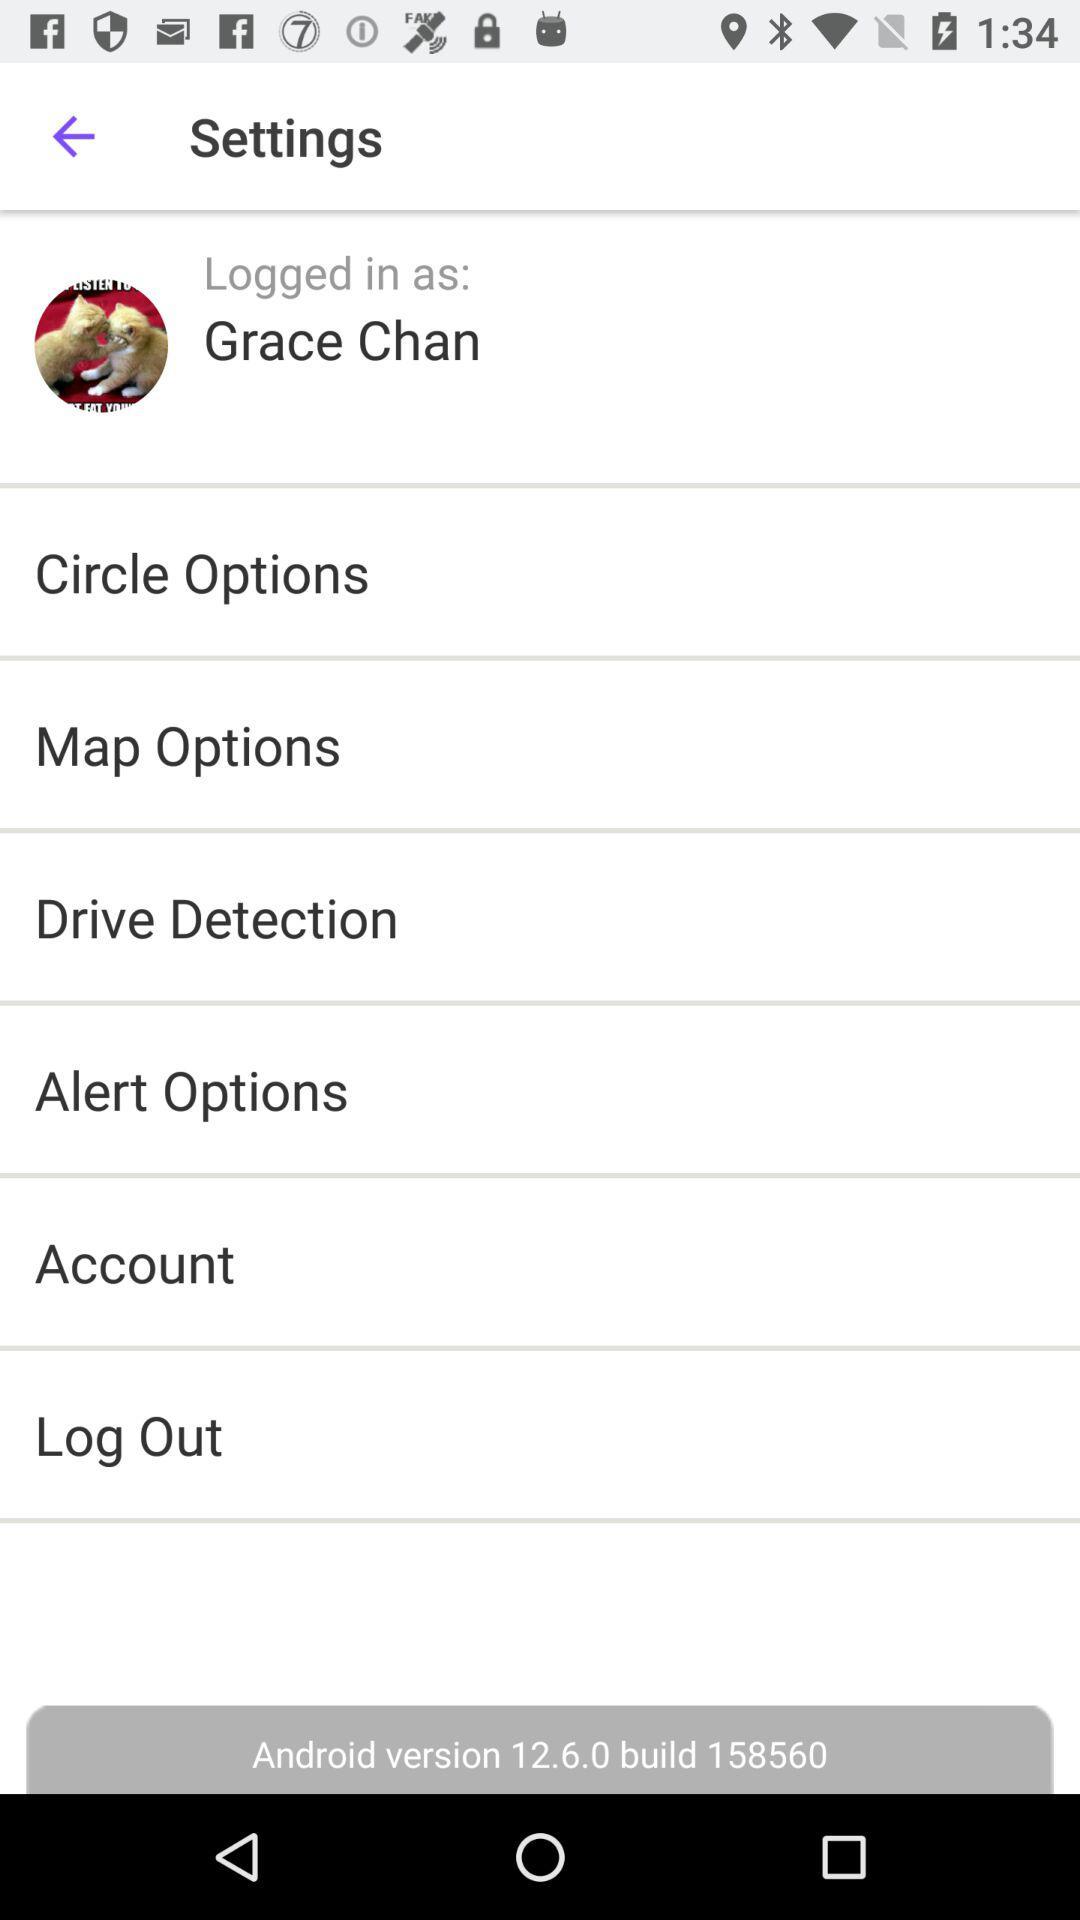  Describe the element at coordinates (216, 915) in the screenshot. I see `drive detection icon` at that location.